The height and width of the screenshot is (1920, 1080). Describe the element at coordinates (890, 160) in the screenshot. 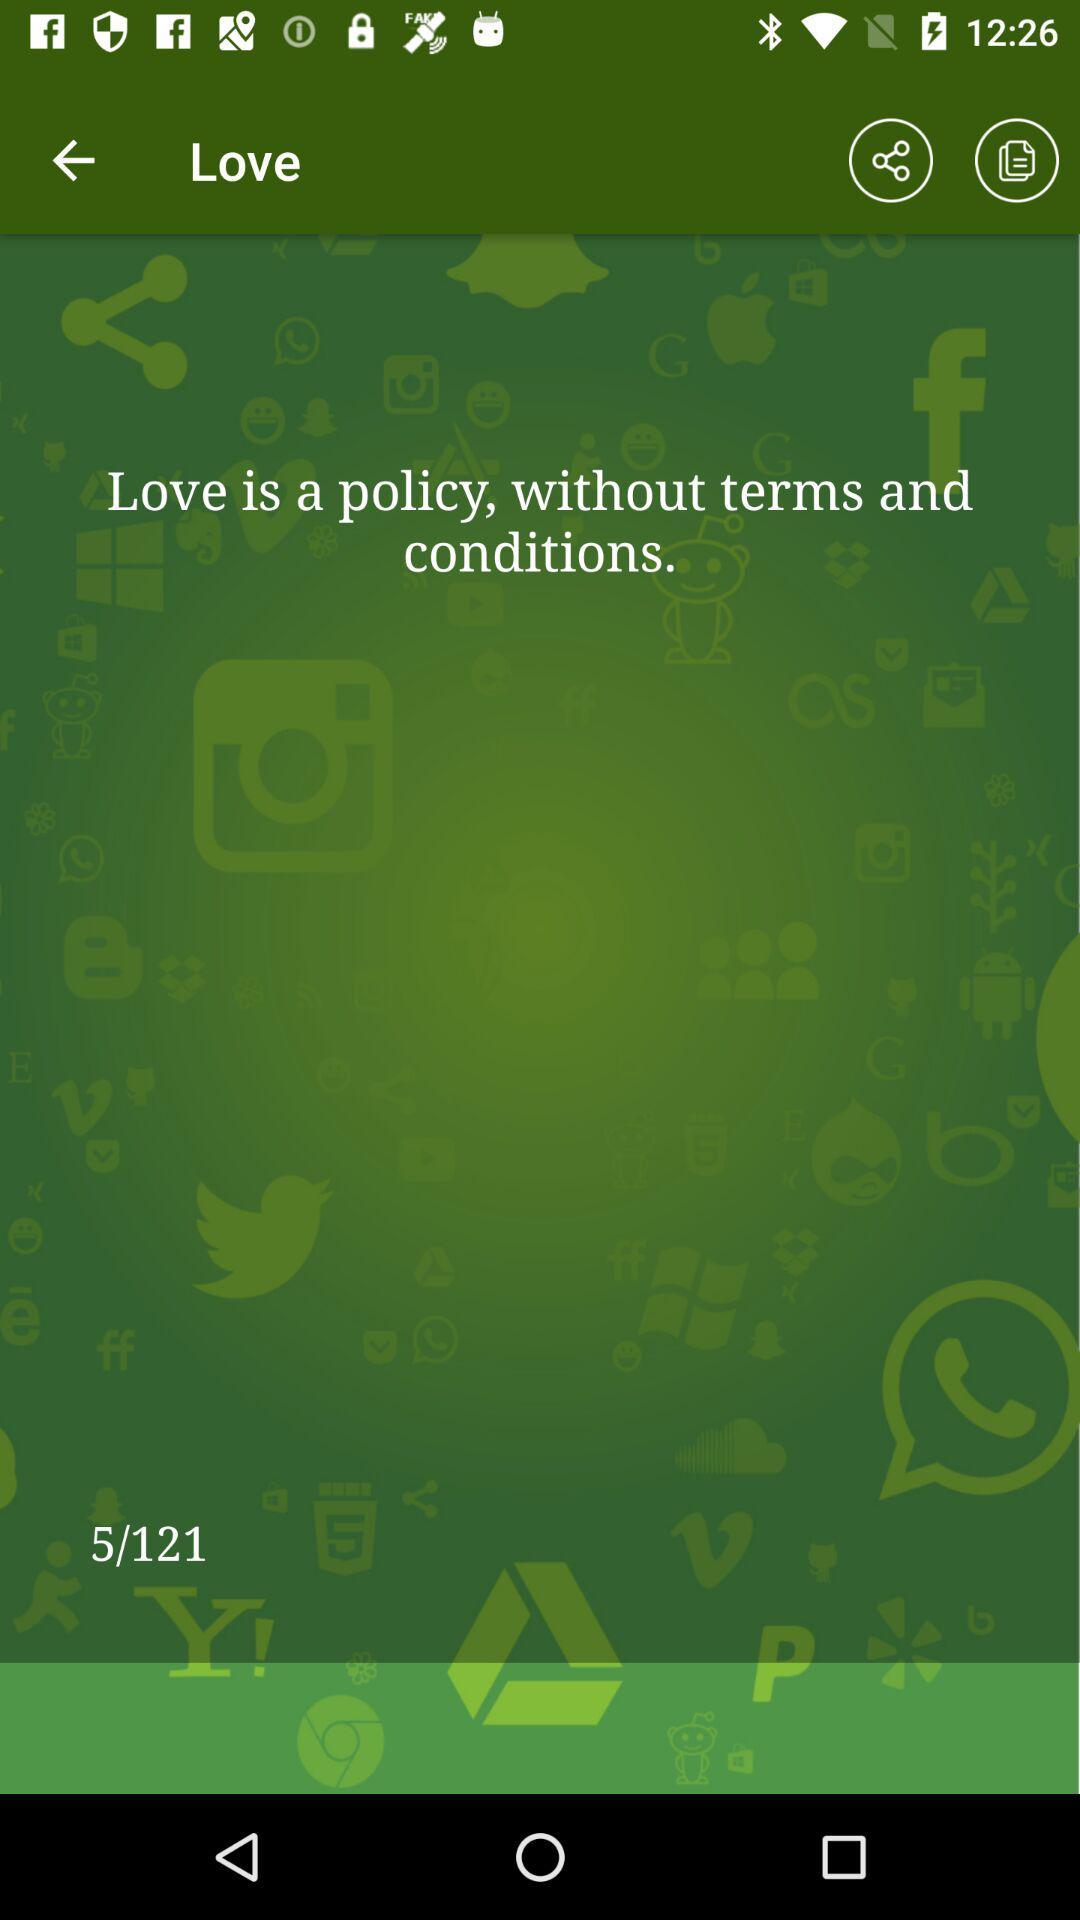

I see `share` at that location.